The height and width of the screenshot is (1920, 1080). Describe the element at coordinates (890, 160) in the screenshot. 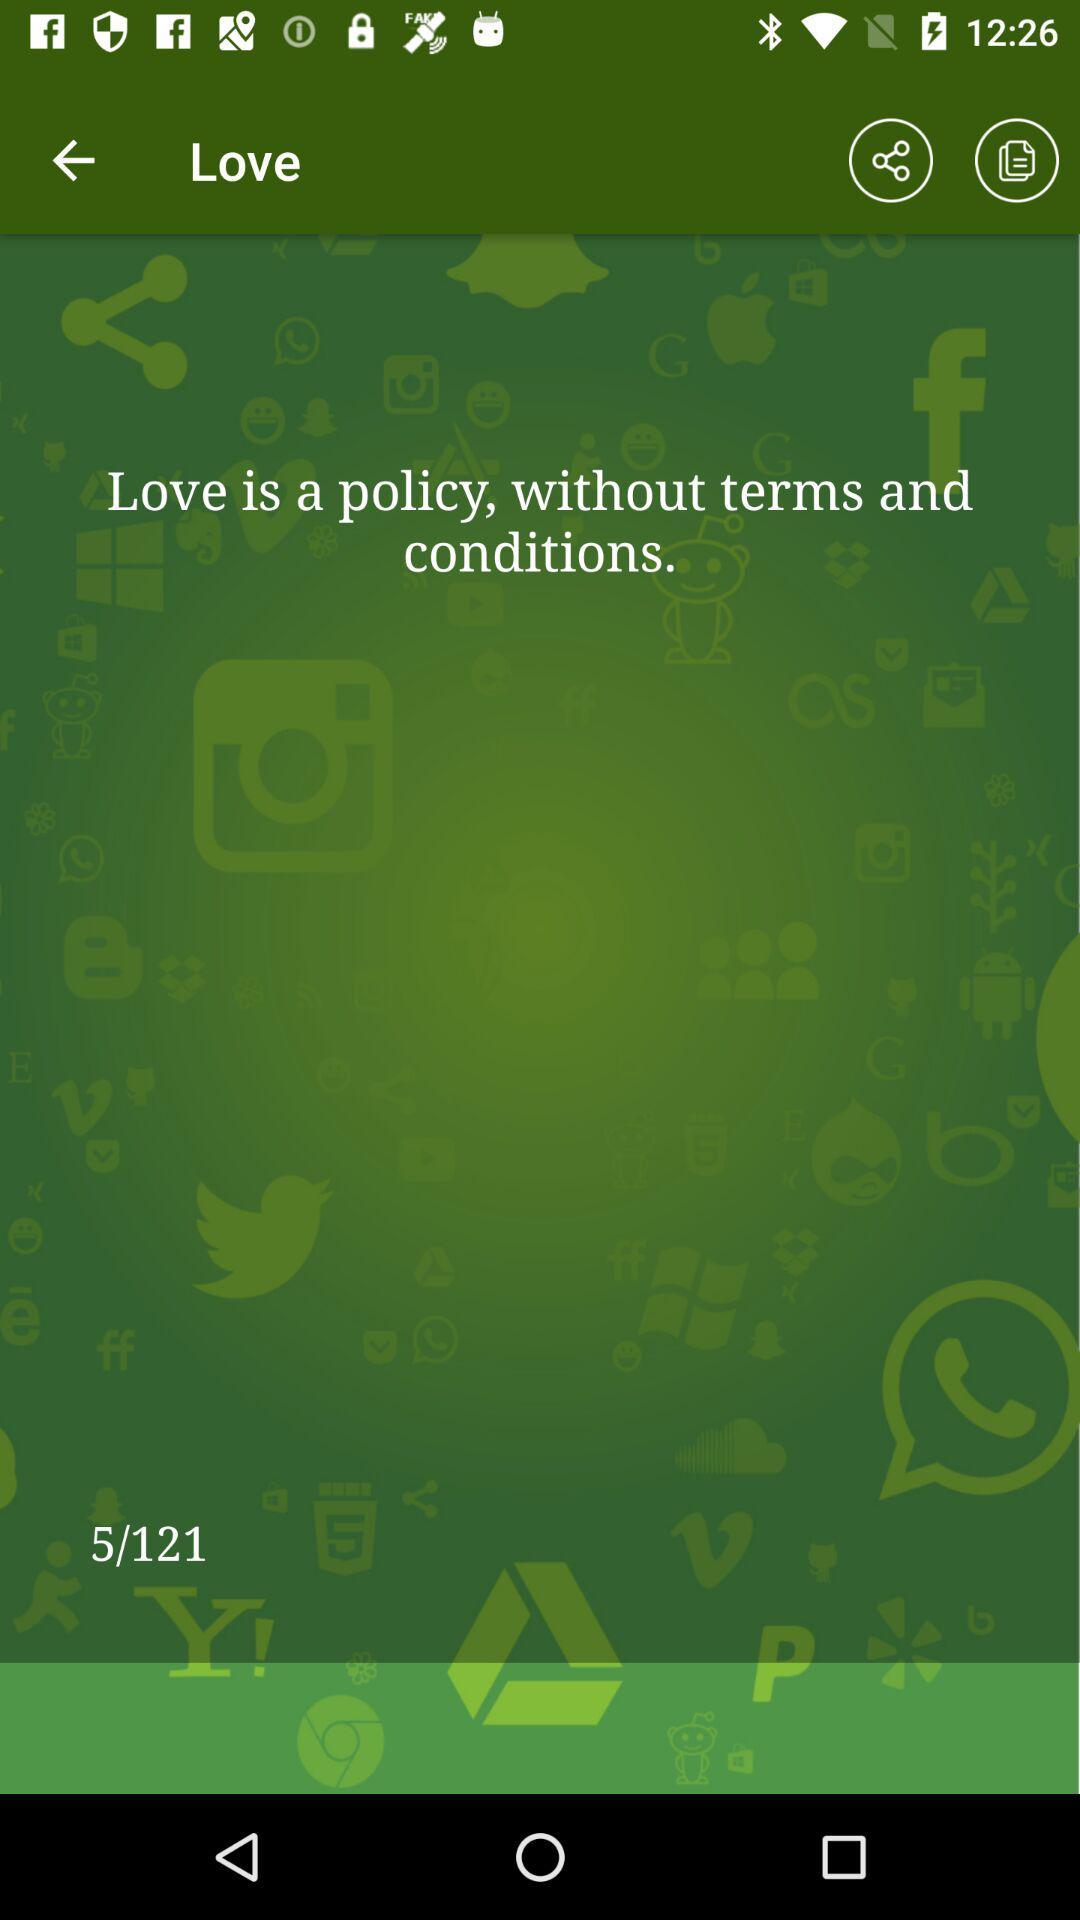

I see `share` at that location.